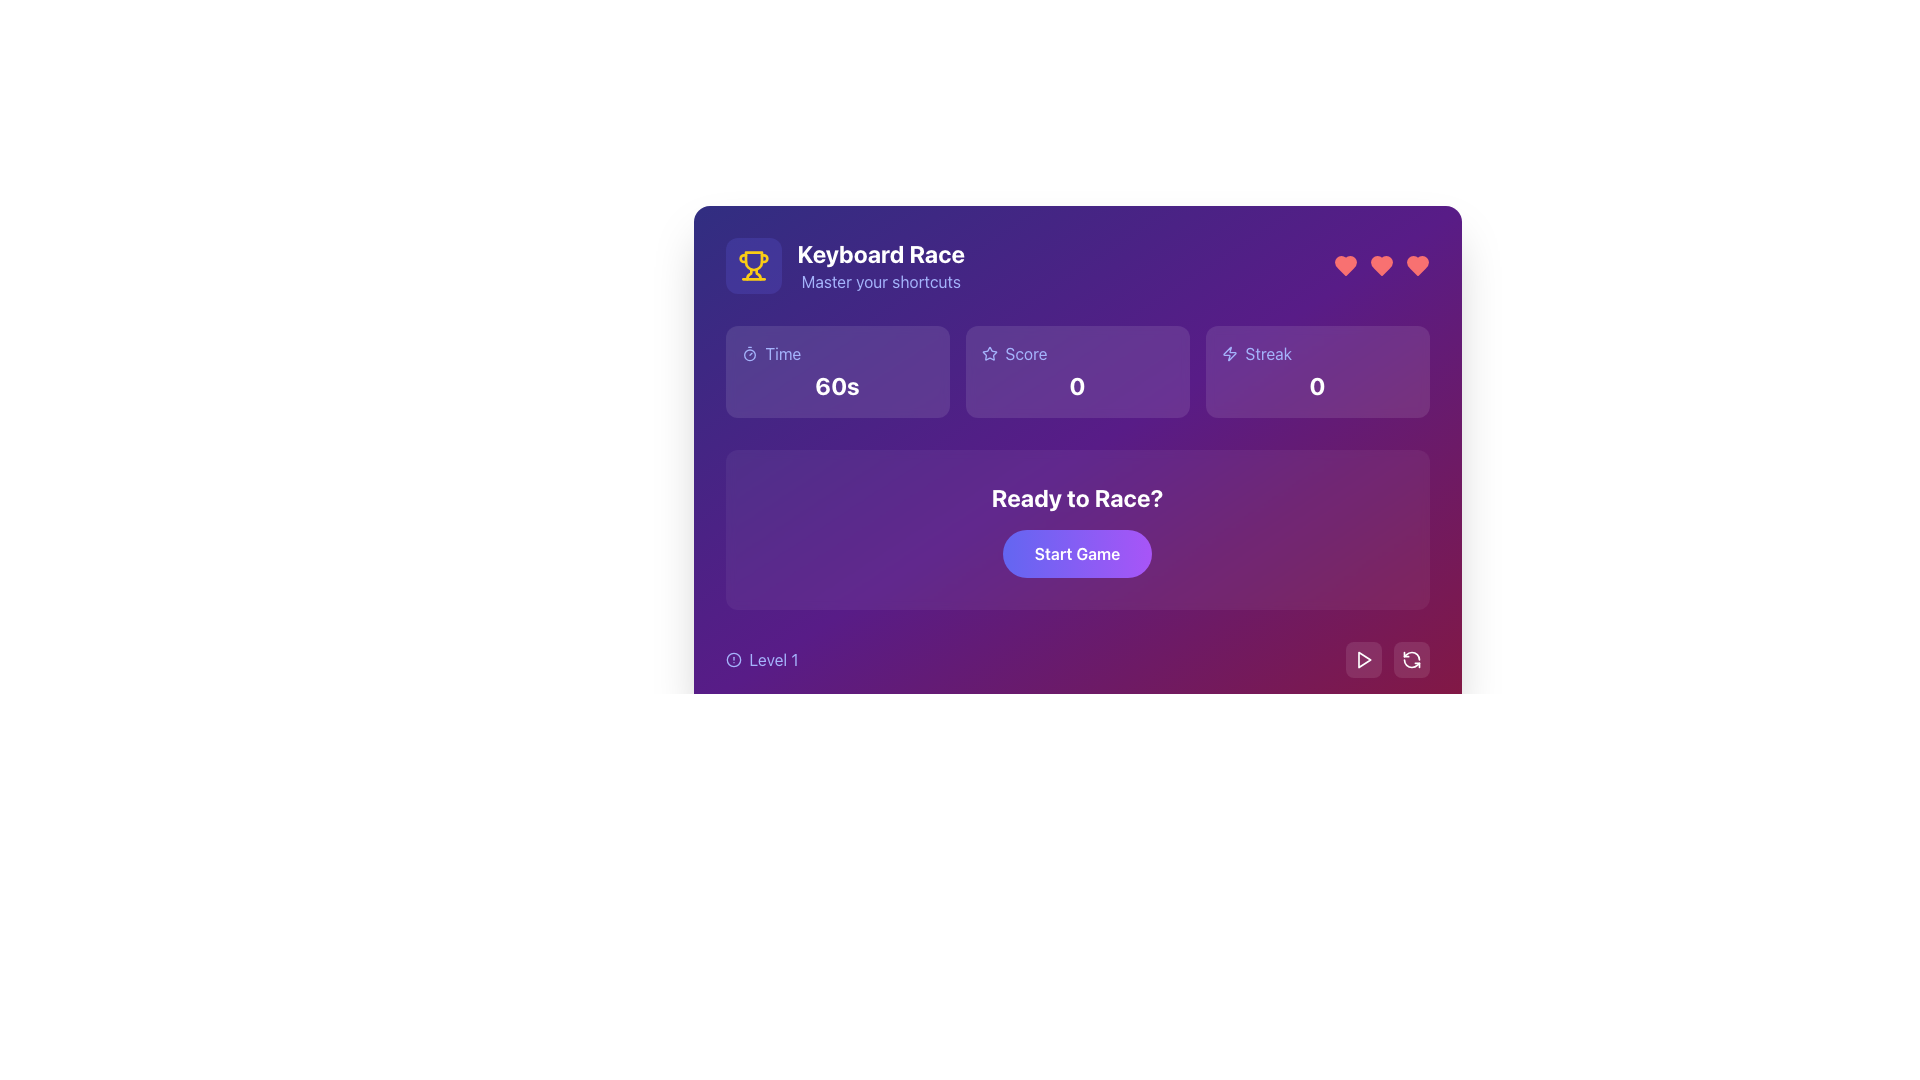 Image resolution: width=1920 pixels, height=1080 pixels. I want to click on the purple star-shaped icon with a hollow center located to the left of the number '0' under the 'Score' label, so click(989, 353).